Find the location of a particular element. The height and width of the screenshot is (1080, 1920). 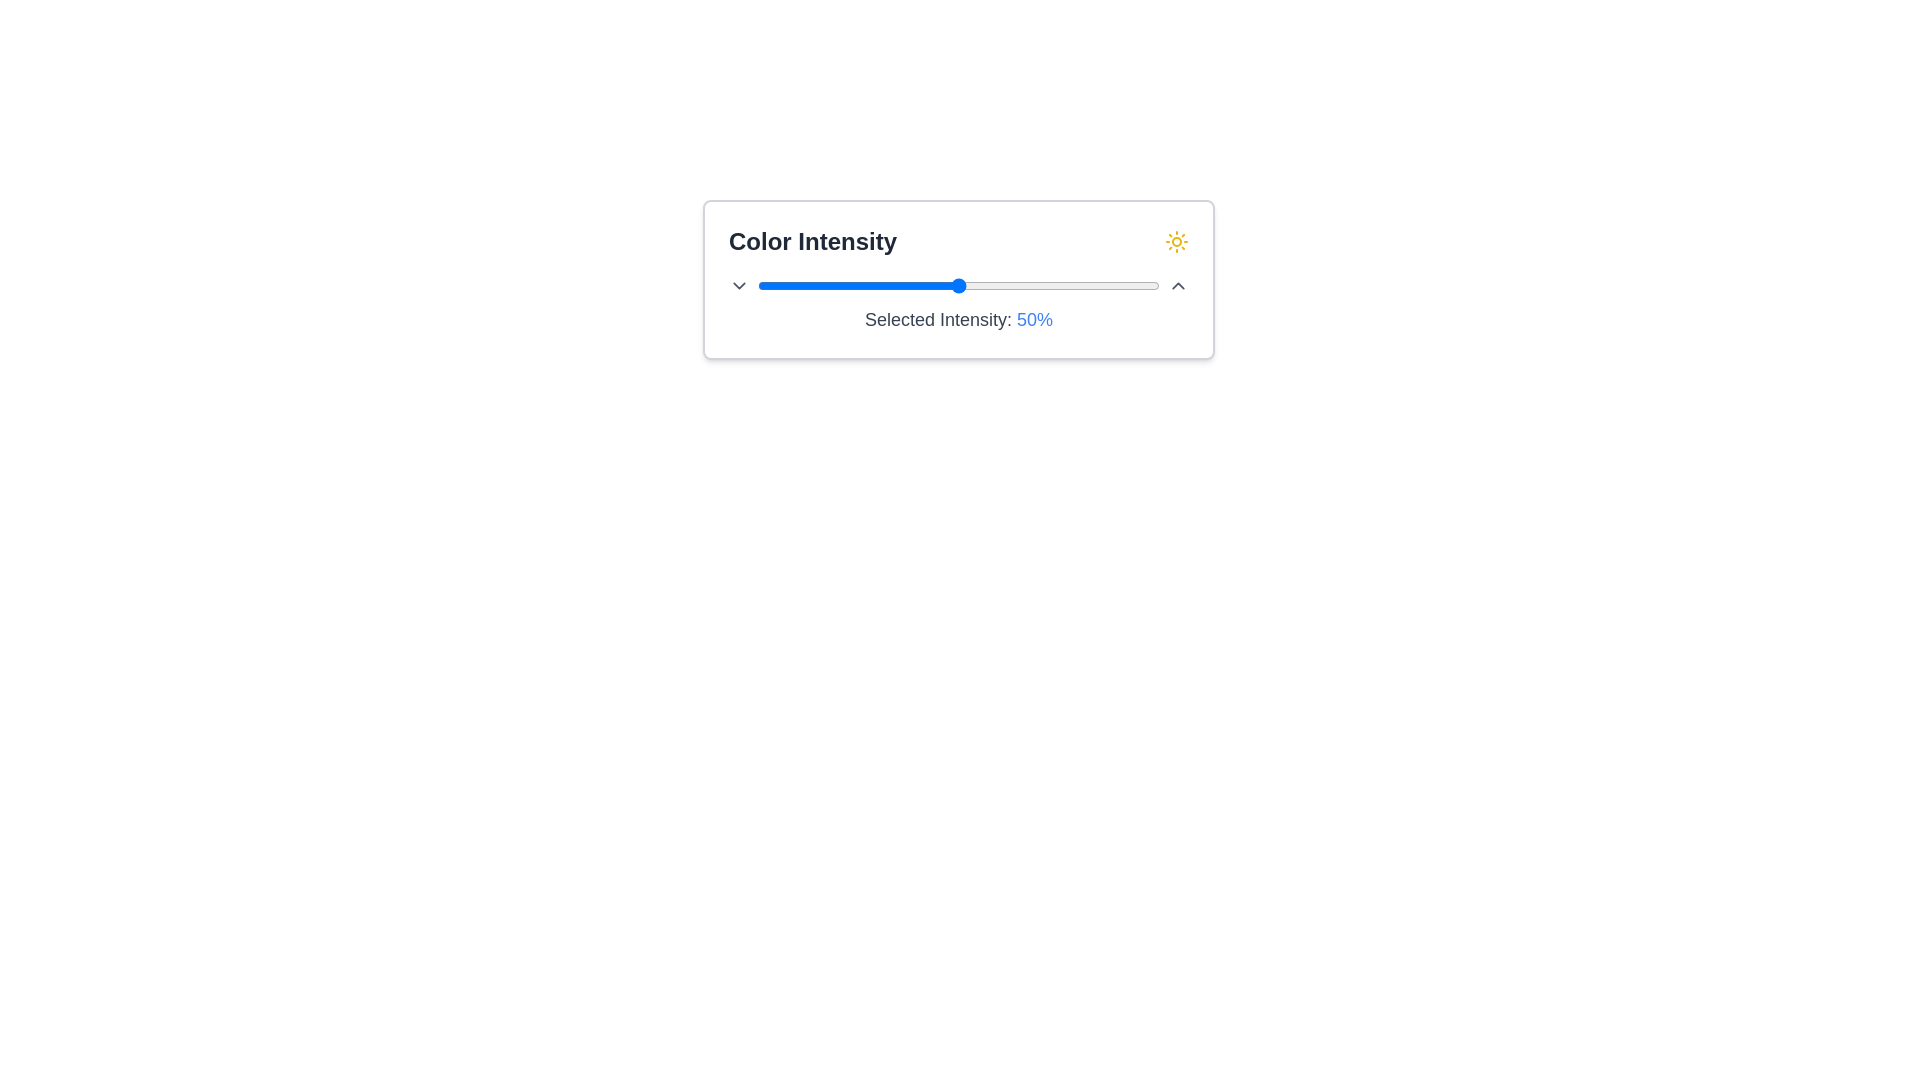

the color intensity is located at coordinates (814, 285).